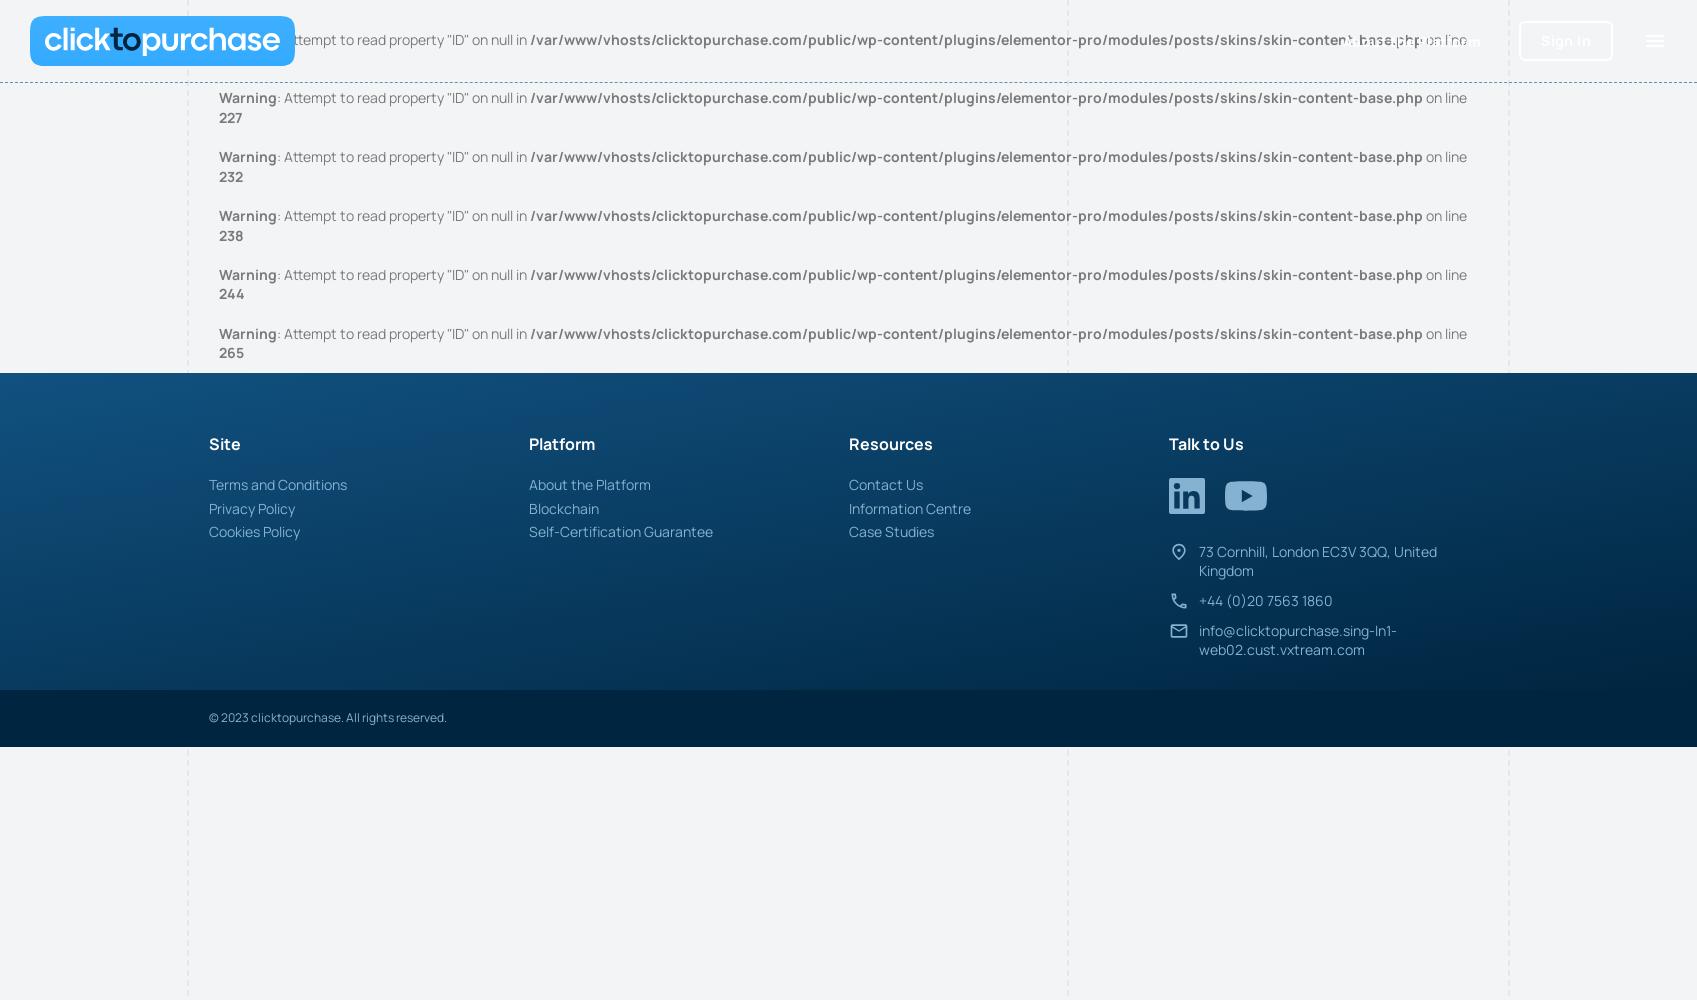  Describe the element at coordinates (252, 531) in the screenshot. I see `'Cookies Policy'` at that location.